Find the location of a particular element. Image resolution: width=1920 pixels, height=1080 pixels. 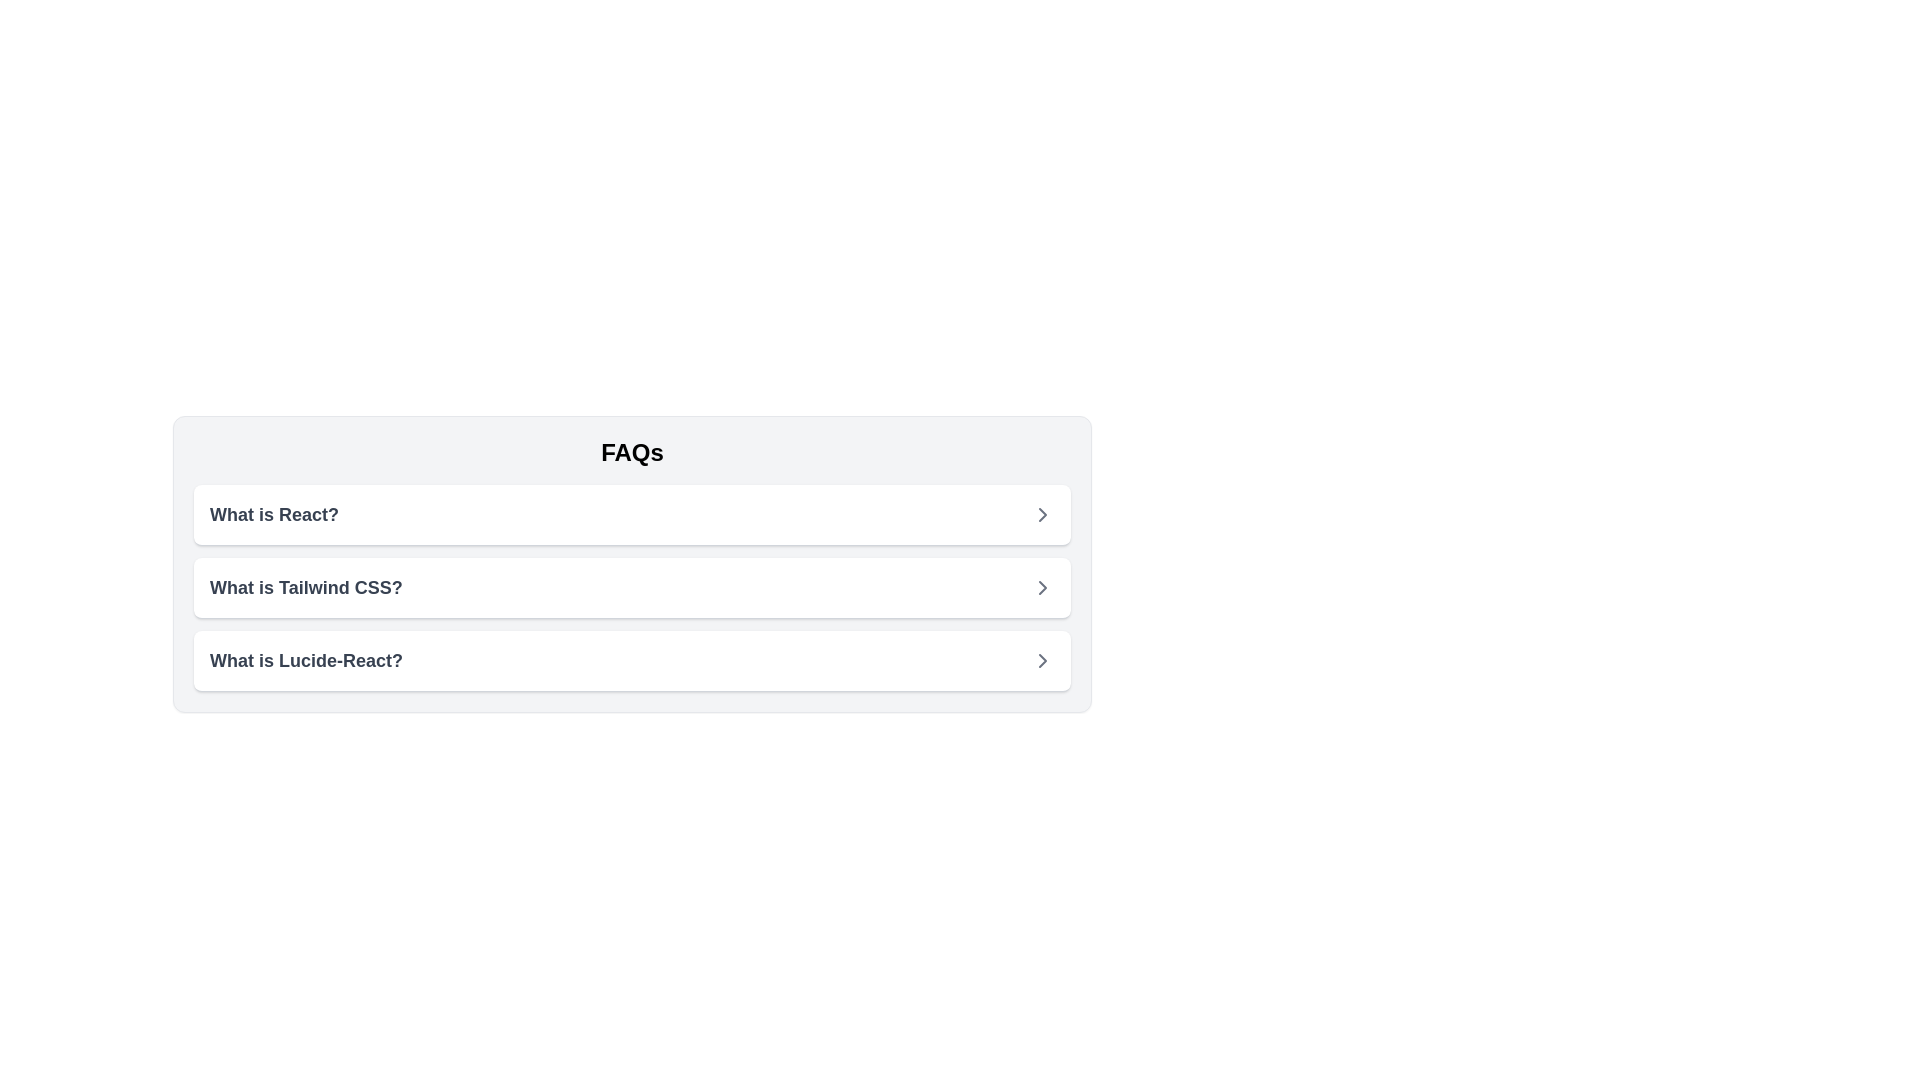

the chevron-right icon styled with a gray color is located at coordinates (1041, 586).